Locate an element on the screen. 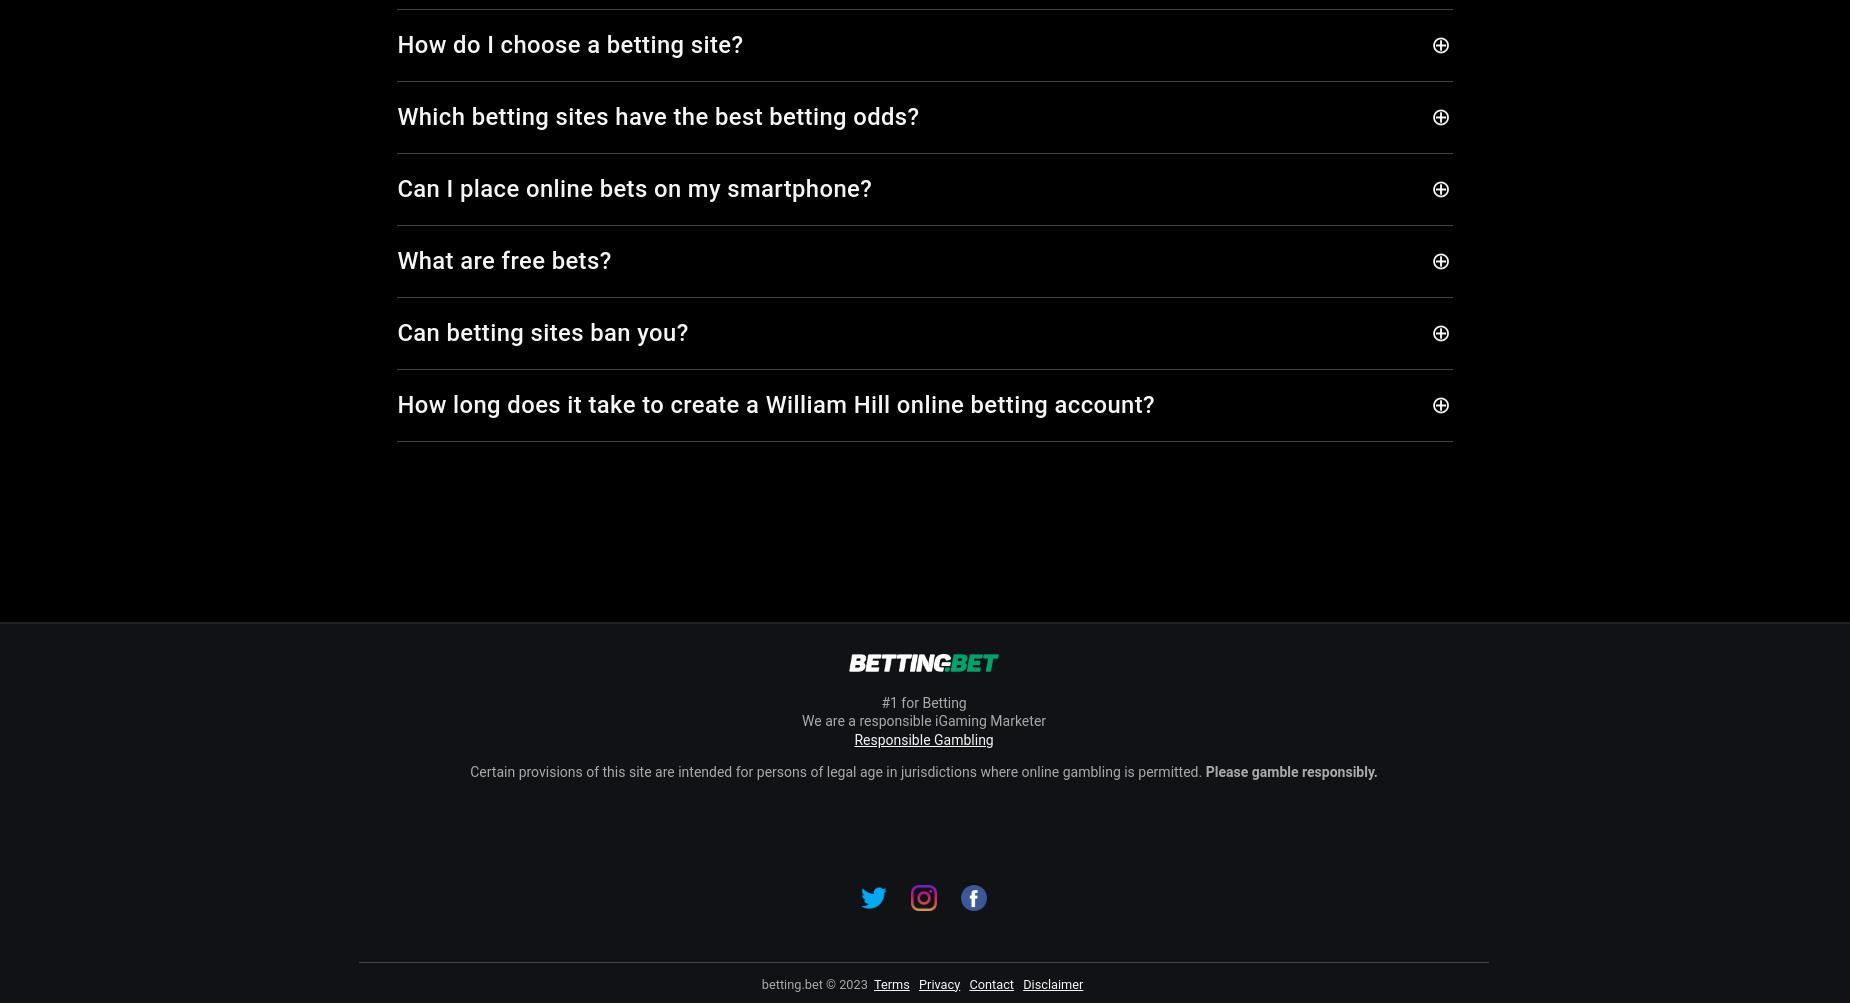 The width and height of the screenshot is (1850, 1003). '#1 for Betting' is located at coordinates (923, 702).